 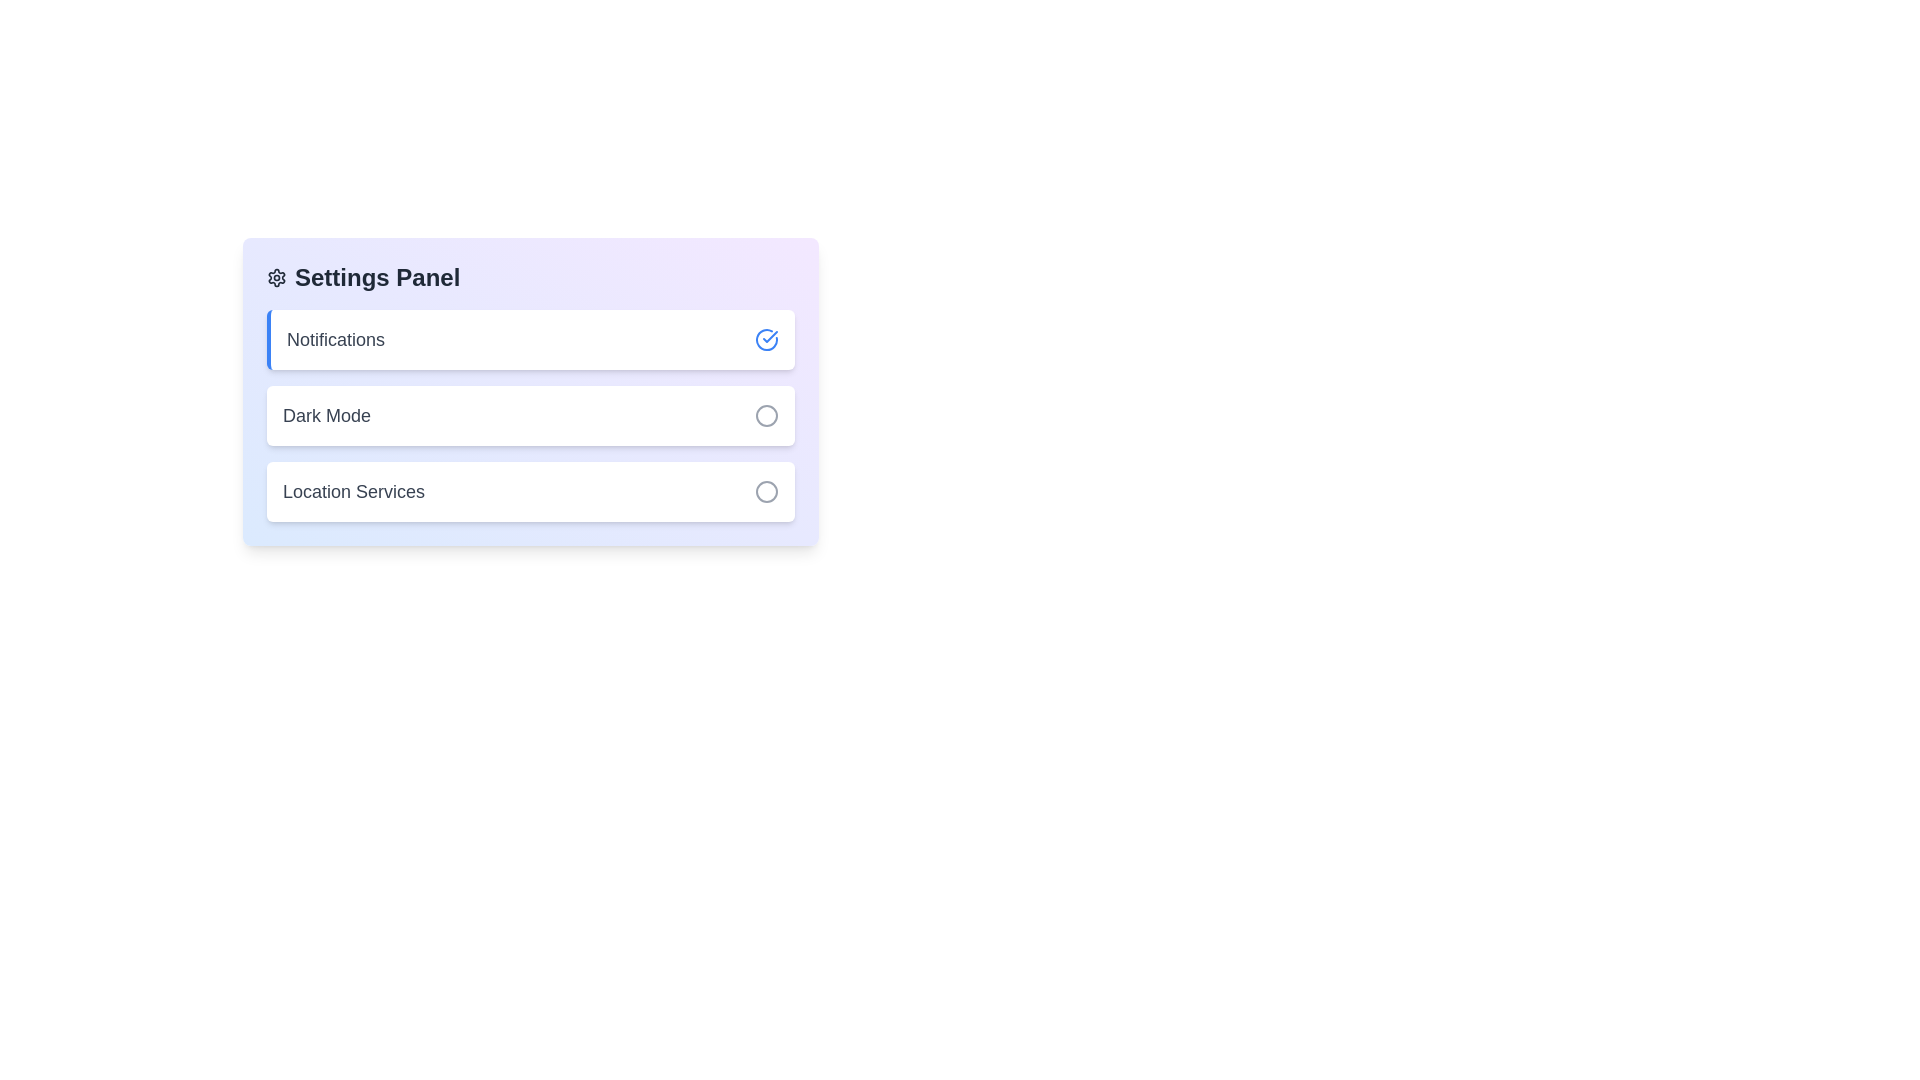 What do you see at coordinates (766, 492) in the screenshot?
I see `the toggle button for Location Services to change its state` at bounding box center [766, 492].